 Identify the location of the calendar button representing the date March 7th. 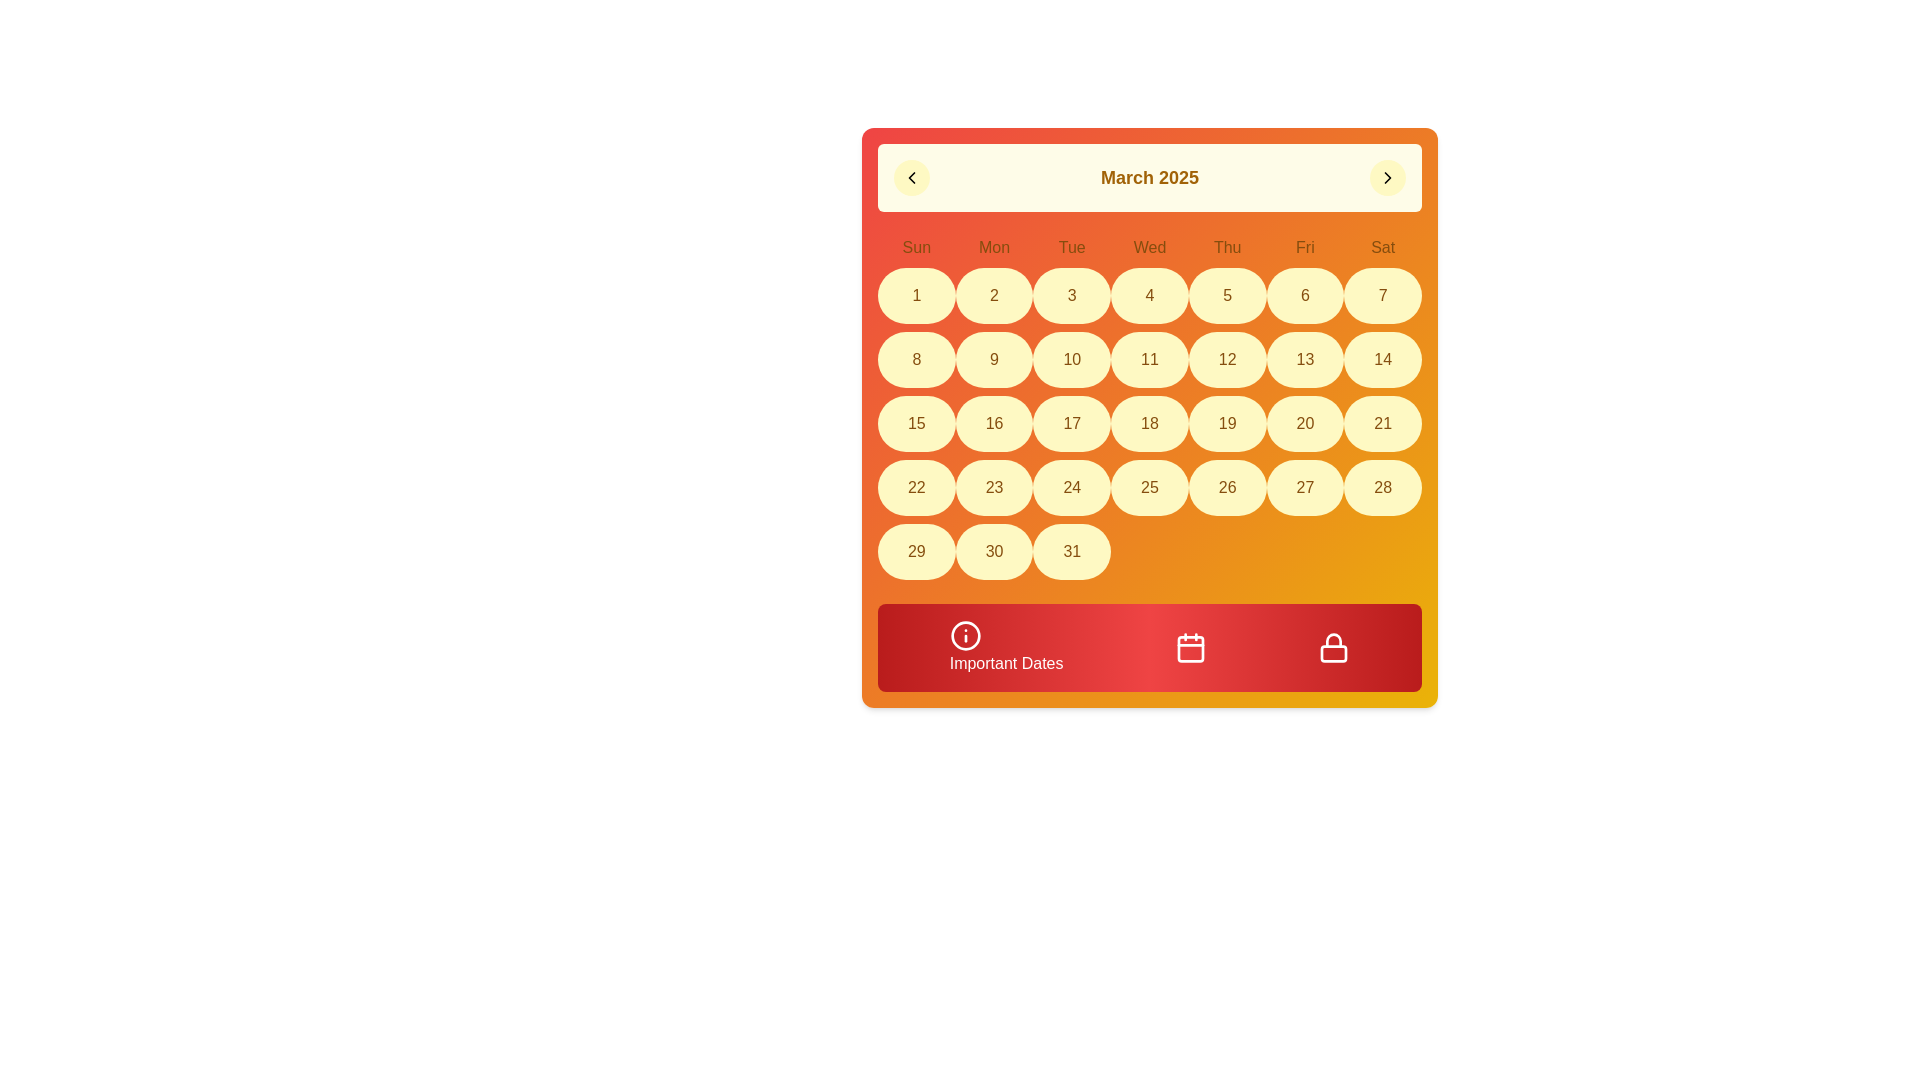
(1381, 296).